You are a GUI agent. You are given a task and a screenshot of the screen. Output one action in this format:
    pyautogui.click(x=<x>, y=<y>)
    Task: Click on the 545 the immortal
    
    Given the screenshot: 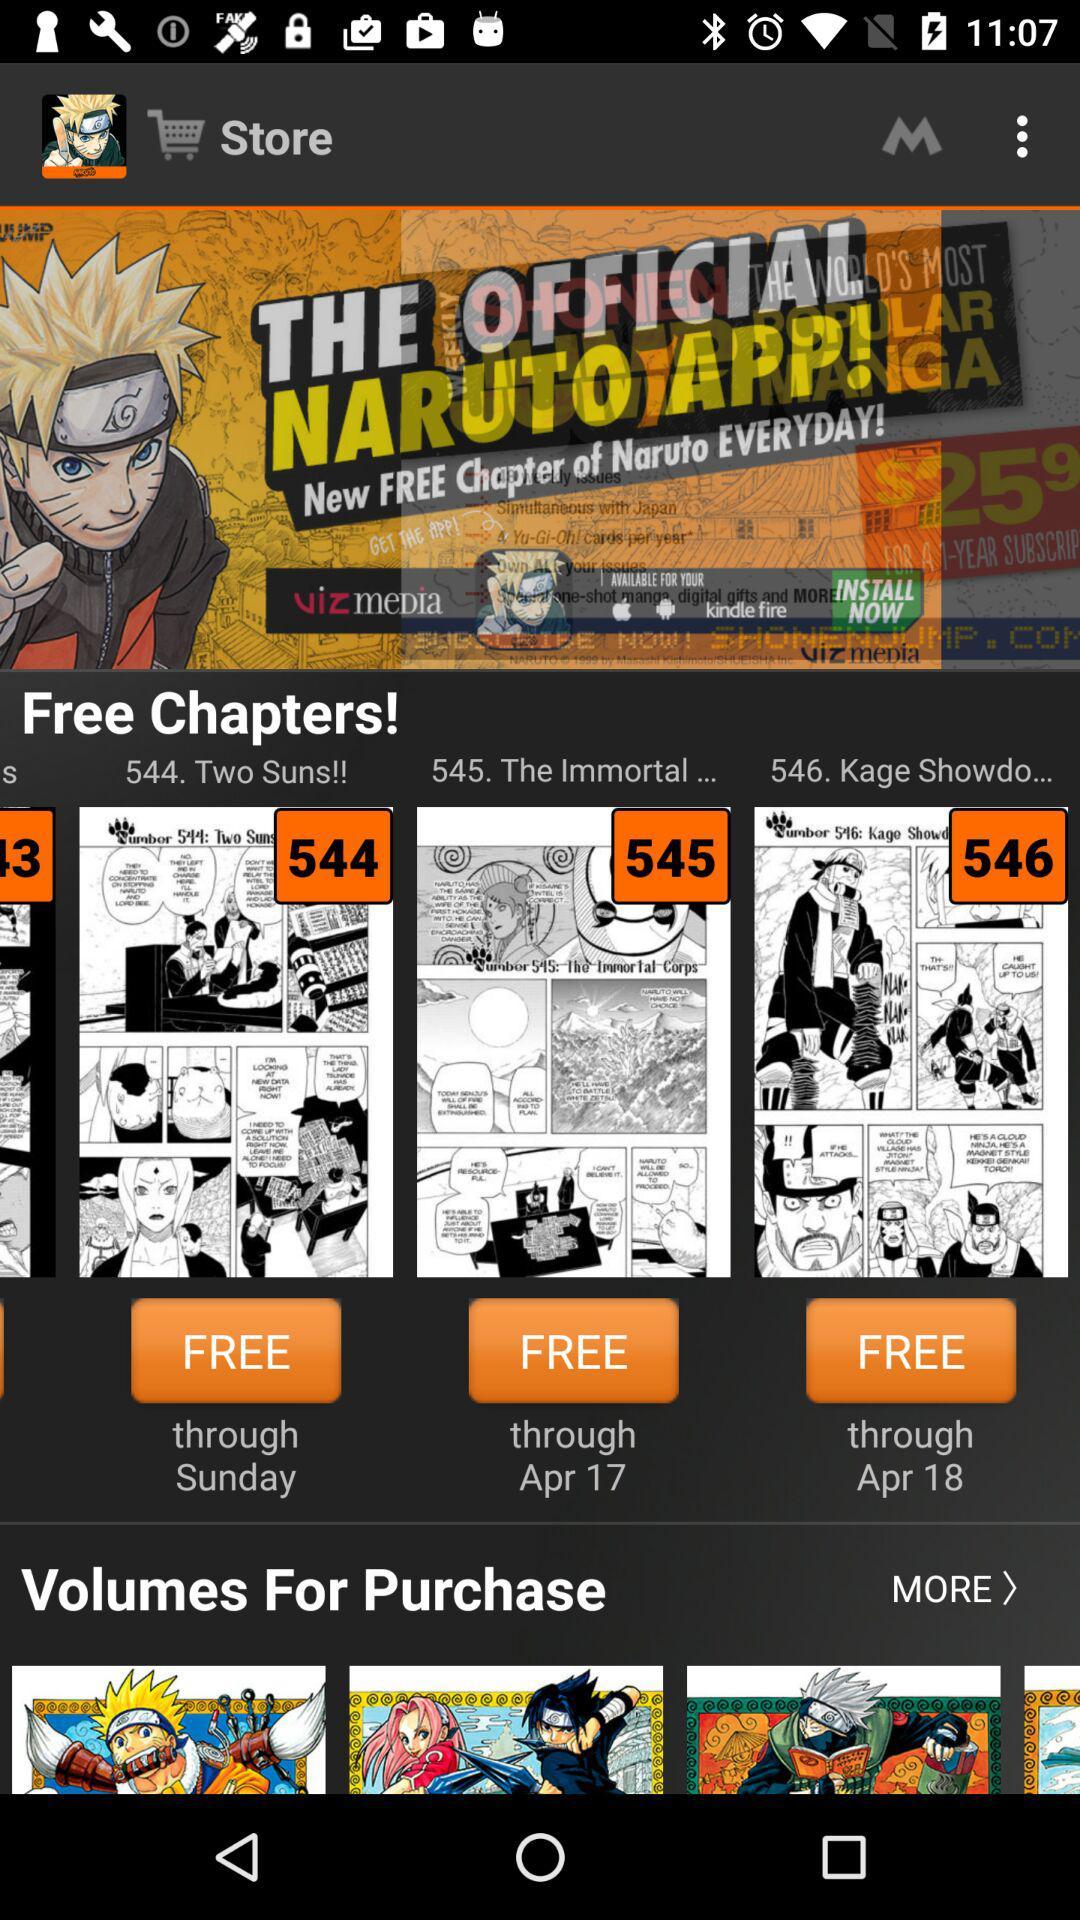 What is the action you would take?
    pyautogui.click(x=573, y=769)
    